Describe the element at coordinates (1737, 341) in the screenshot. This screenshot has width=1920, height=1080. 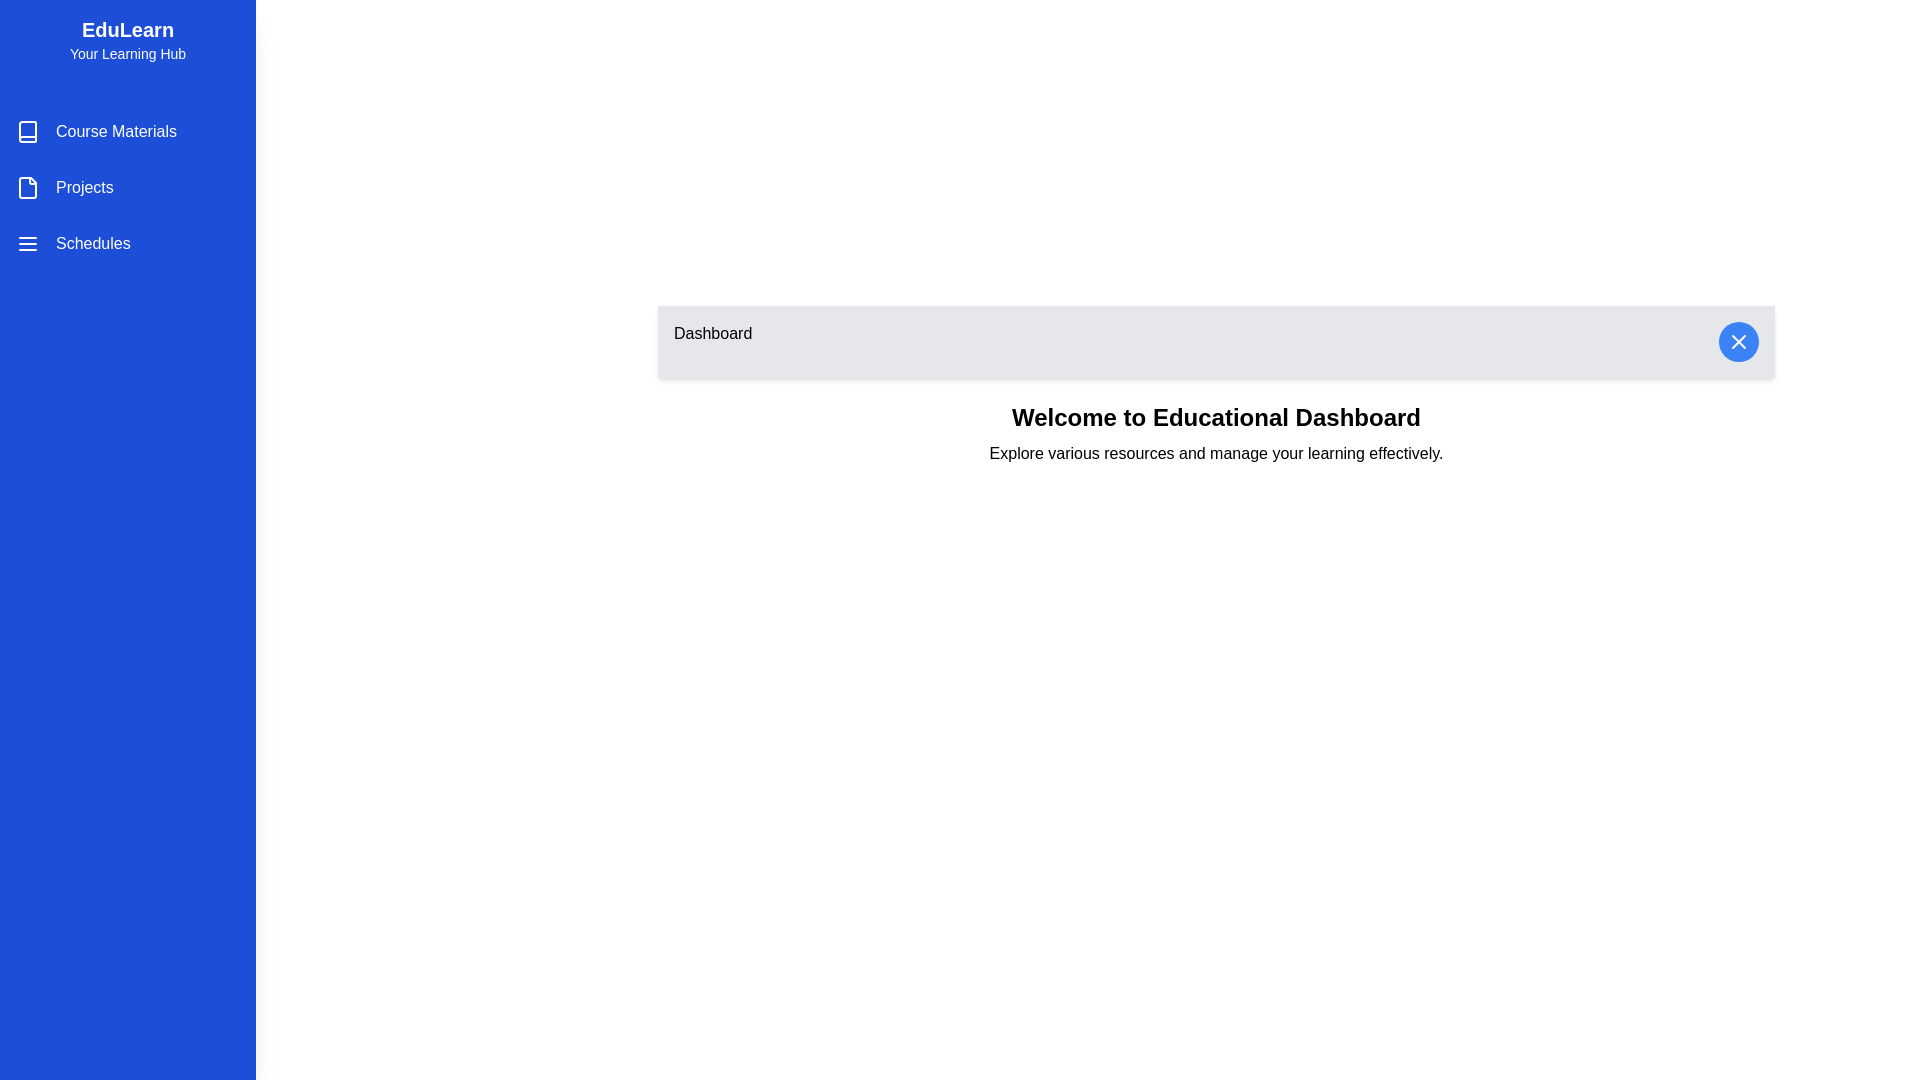
I see `the close button located in the top-right corner of the gray header bar` at that location.